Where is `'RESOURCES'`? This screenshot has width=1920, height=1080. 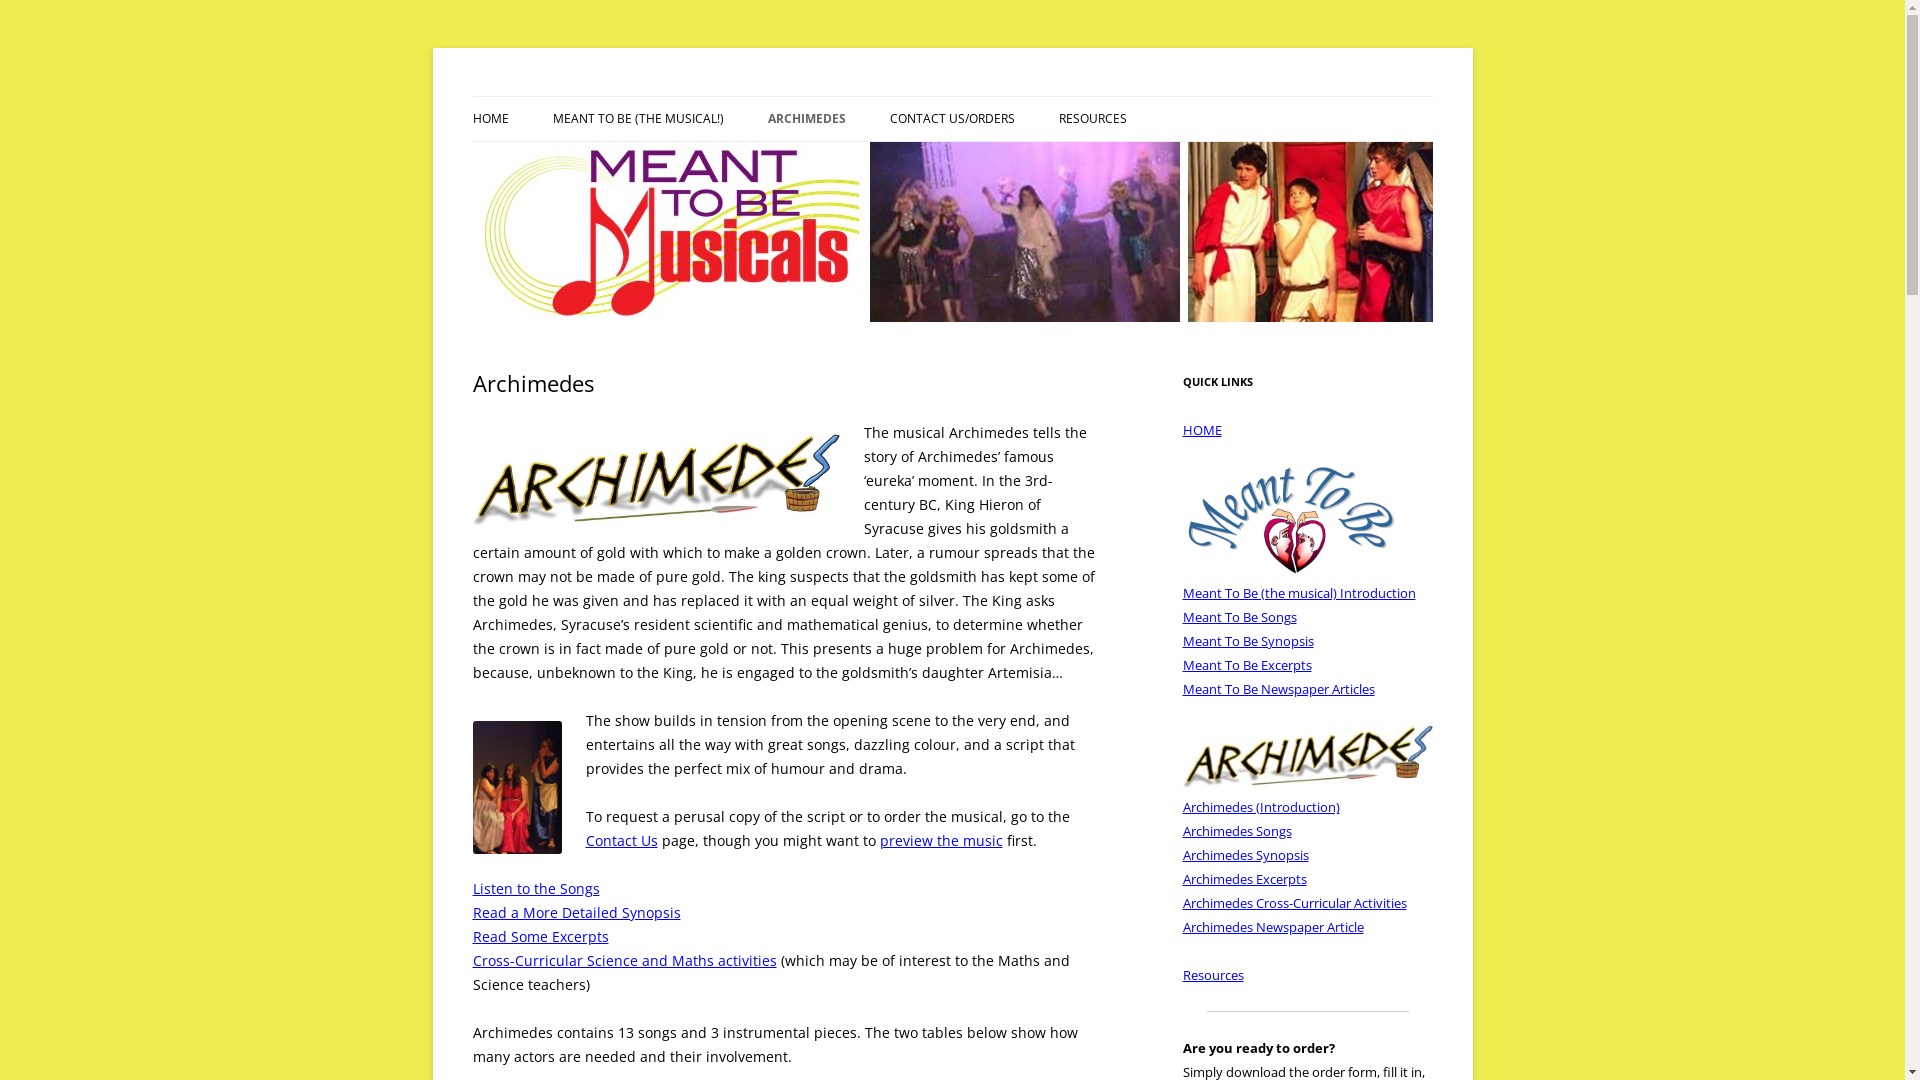 'RESOURCES' is located at coordinates (1090, 119).